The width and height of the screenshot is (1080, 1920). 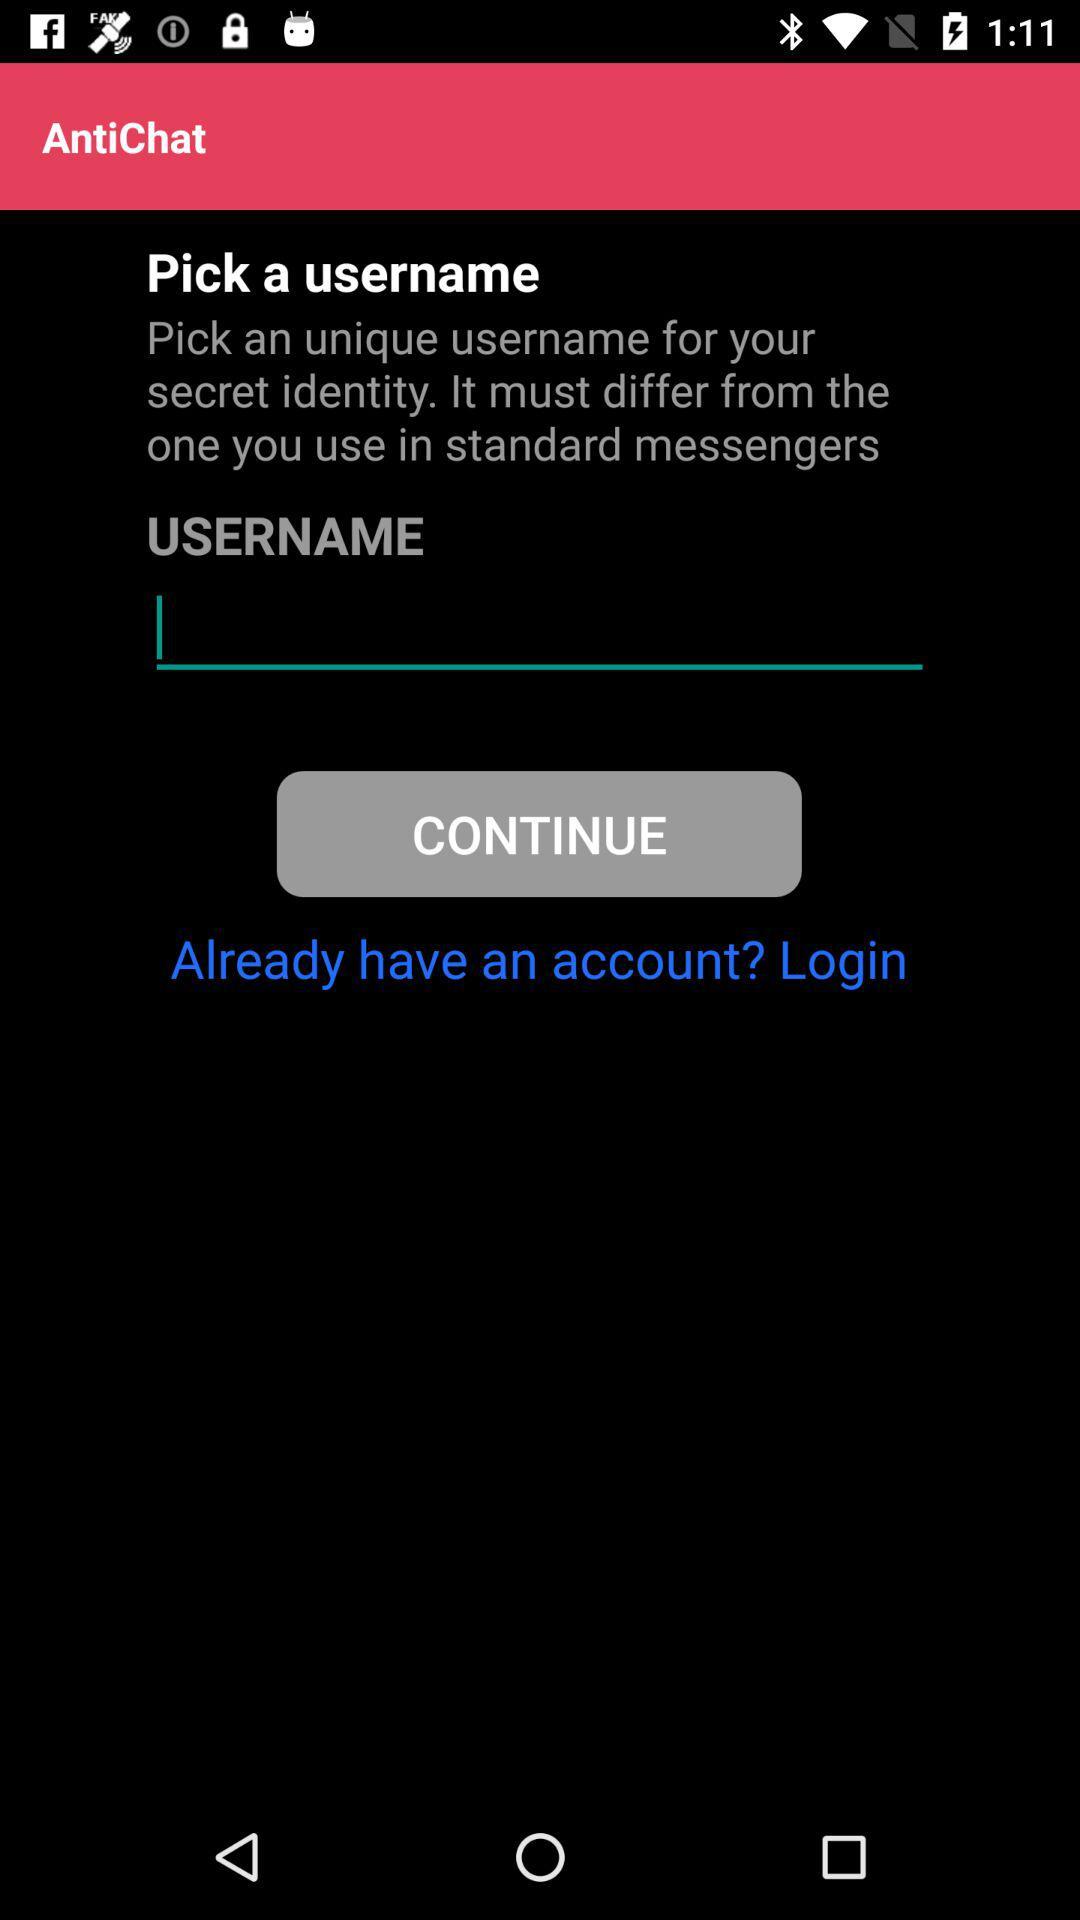 I want to click on the item above the already have an icon, so click(x=538, y=834).